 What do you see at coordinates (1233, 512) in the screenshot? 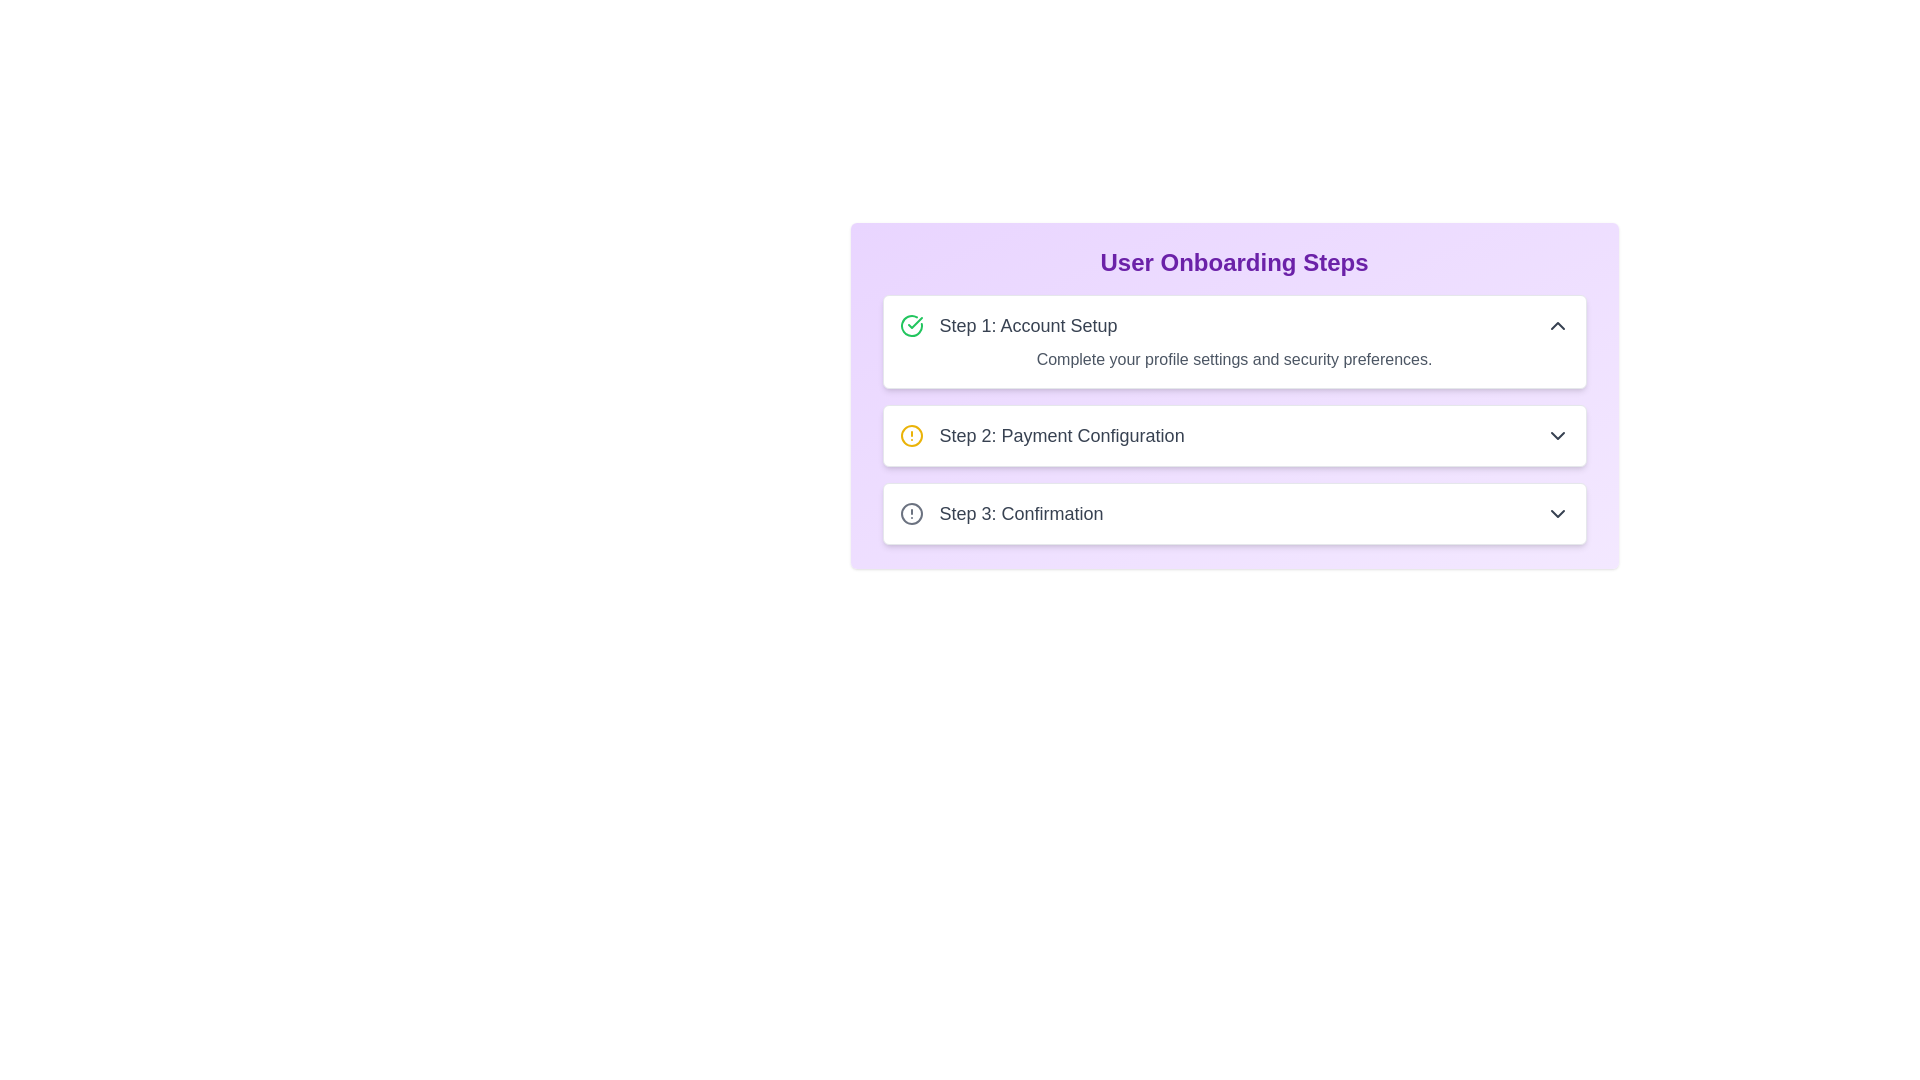
I see `the 'Step 3: Confirmation' collapsible list item` at bounding box center [1233, 512].